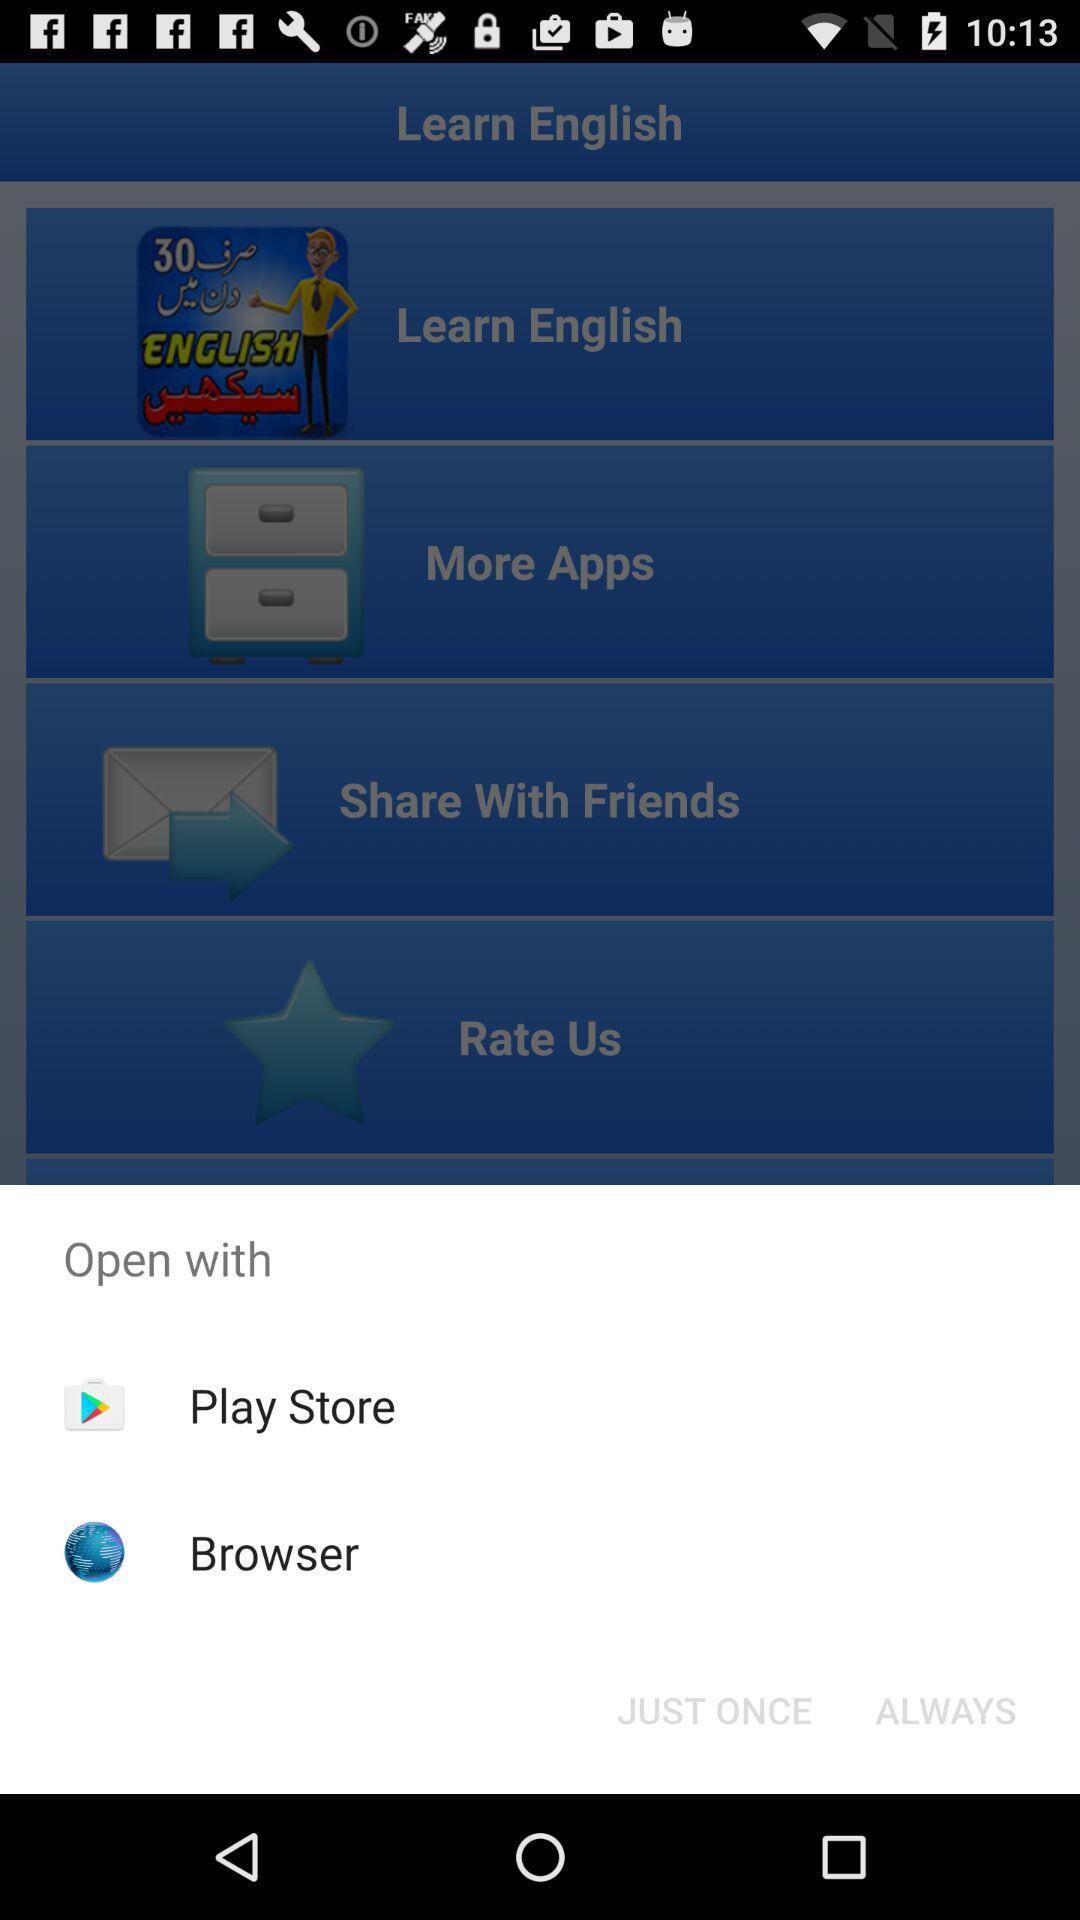 The width and height of the screenshot is (1080, 1920). Describe the element at coordinates (713, 1708) in the screenshot. I see `just once at the bottom` at that location.